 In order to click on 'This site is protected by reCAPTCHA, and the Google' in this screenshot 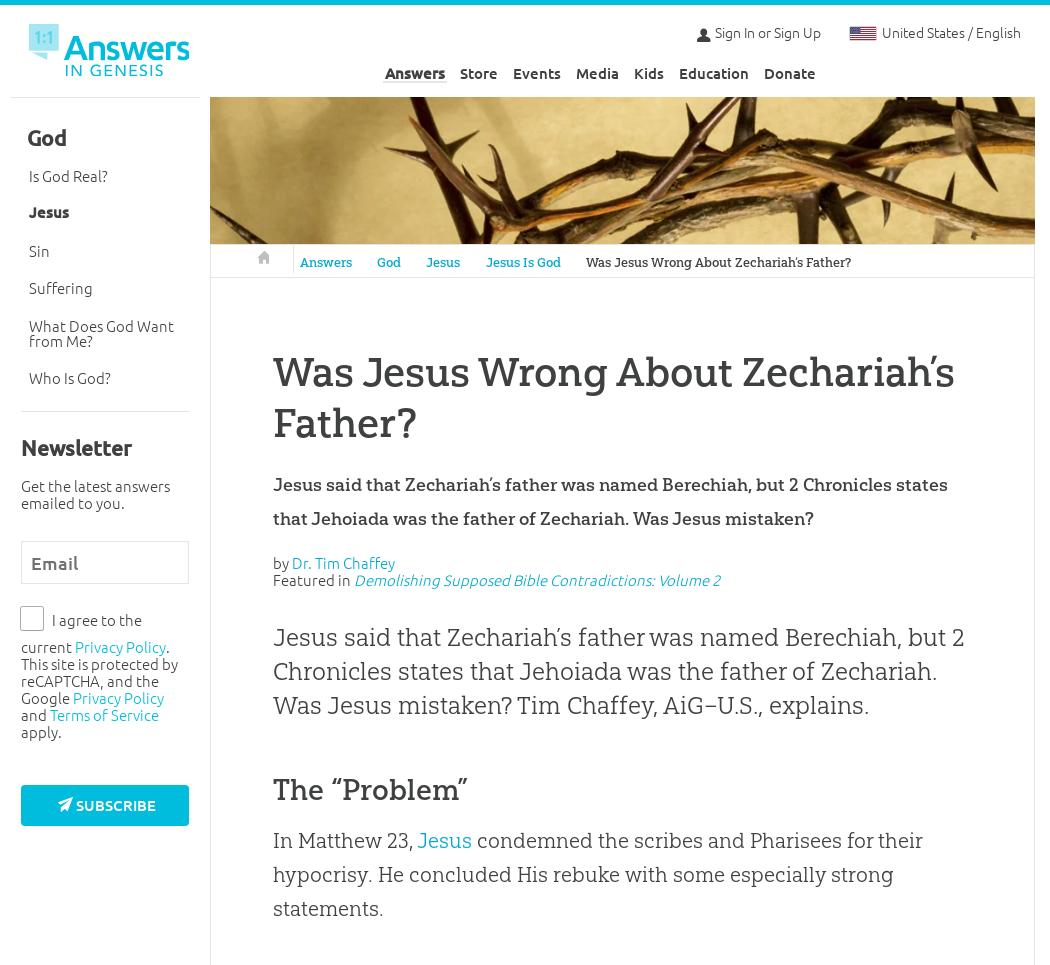, I will do `click(99, 679)`.